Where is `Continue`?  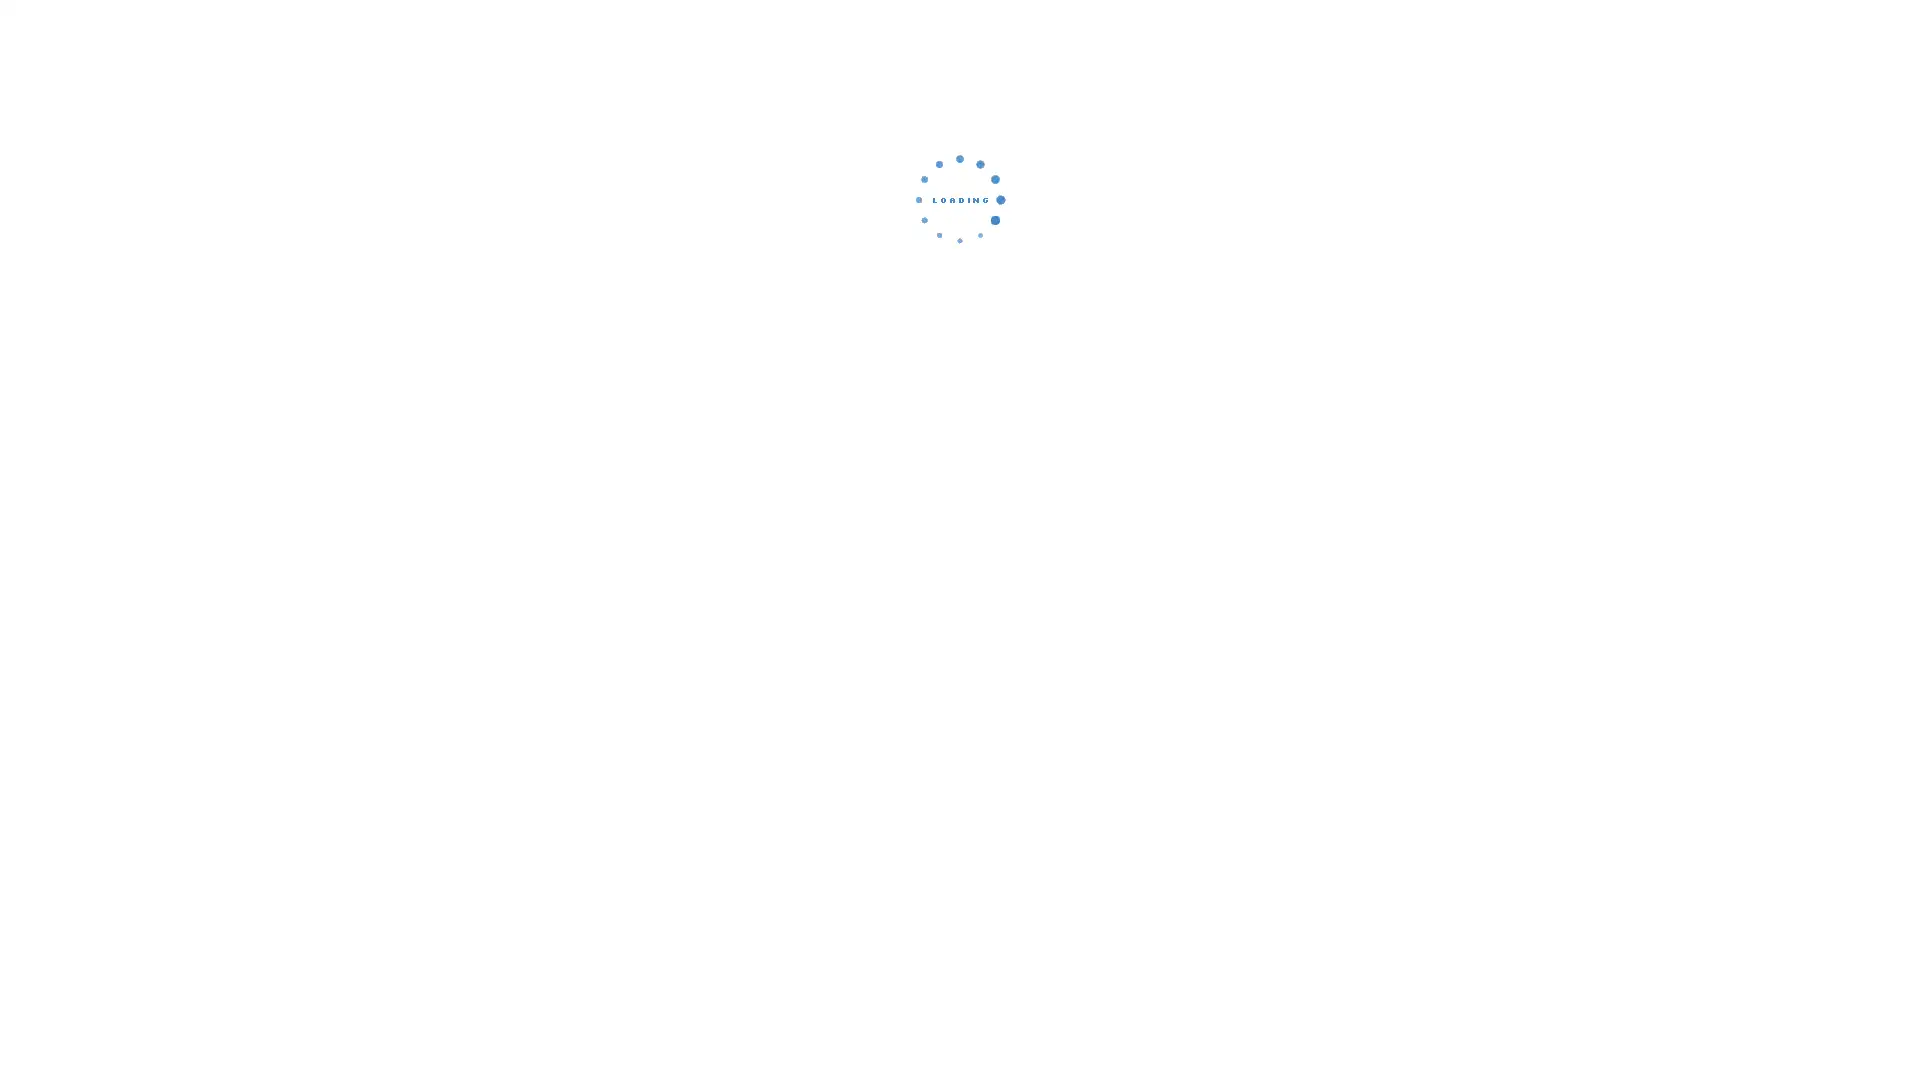
Continue is located at coordinates (960, 335).